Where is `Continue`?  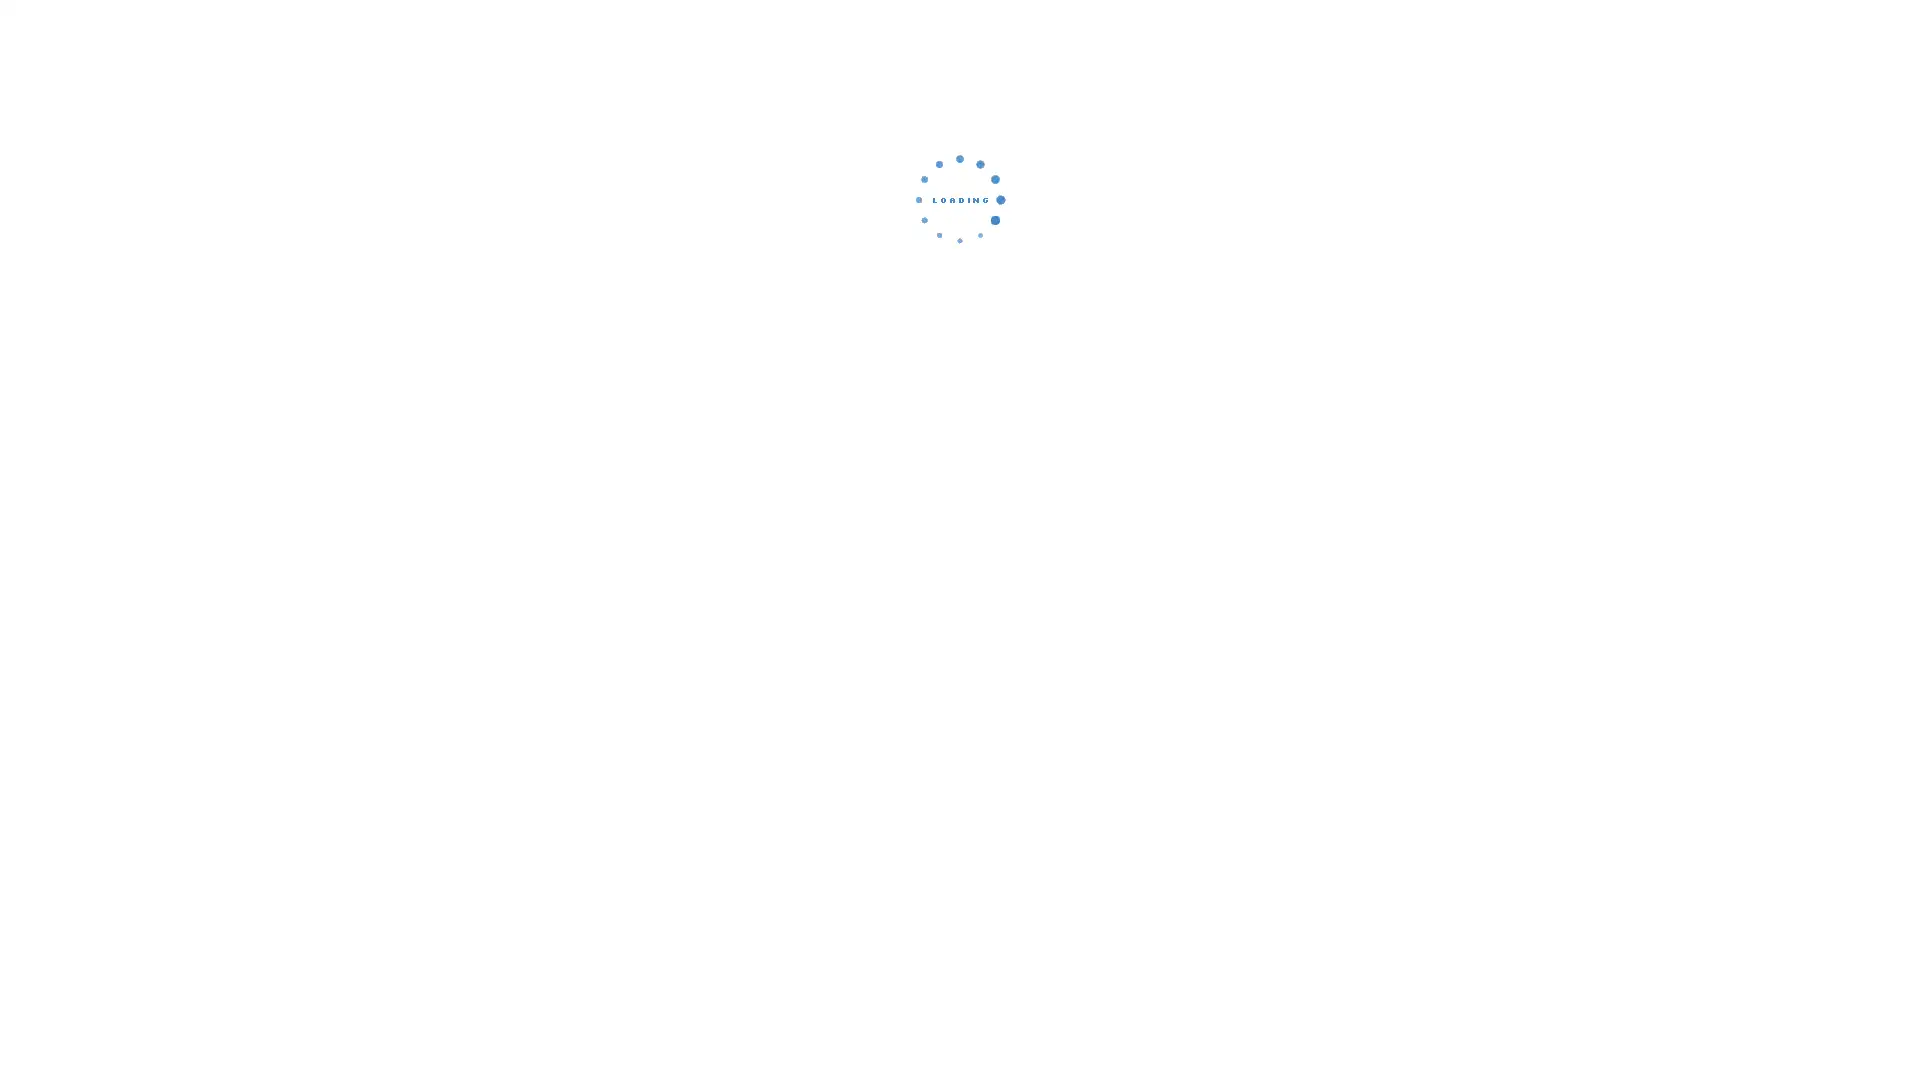
Continue is located at coordinates (960, 335).